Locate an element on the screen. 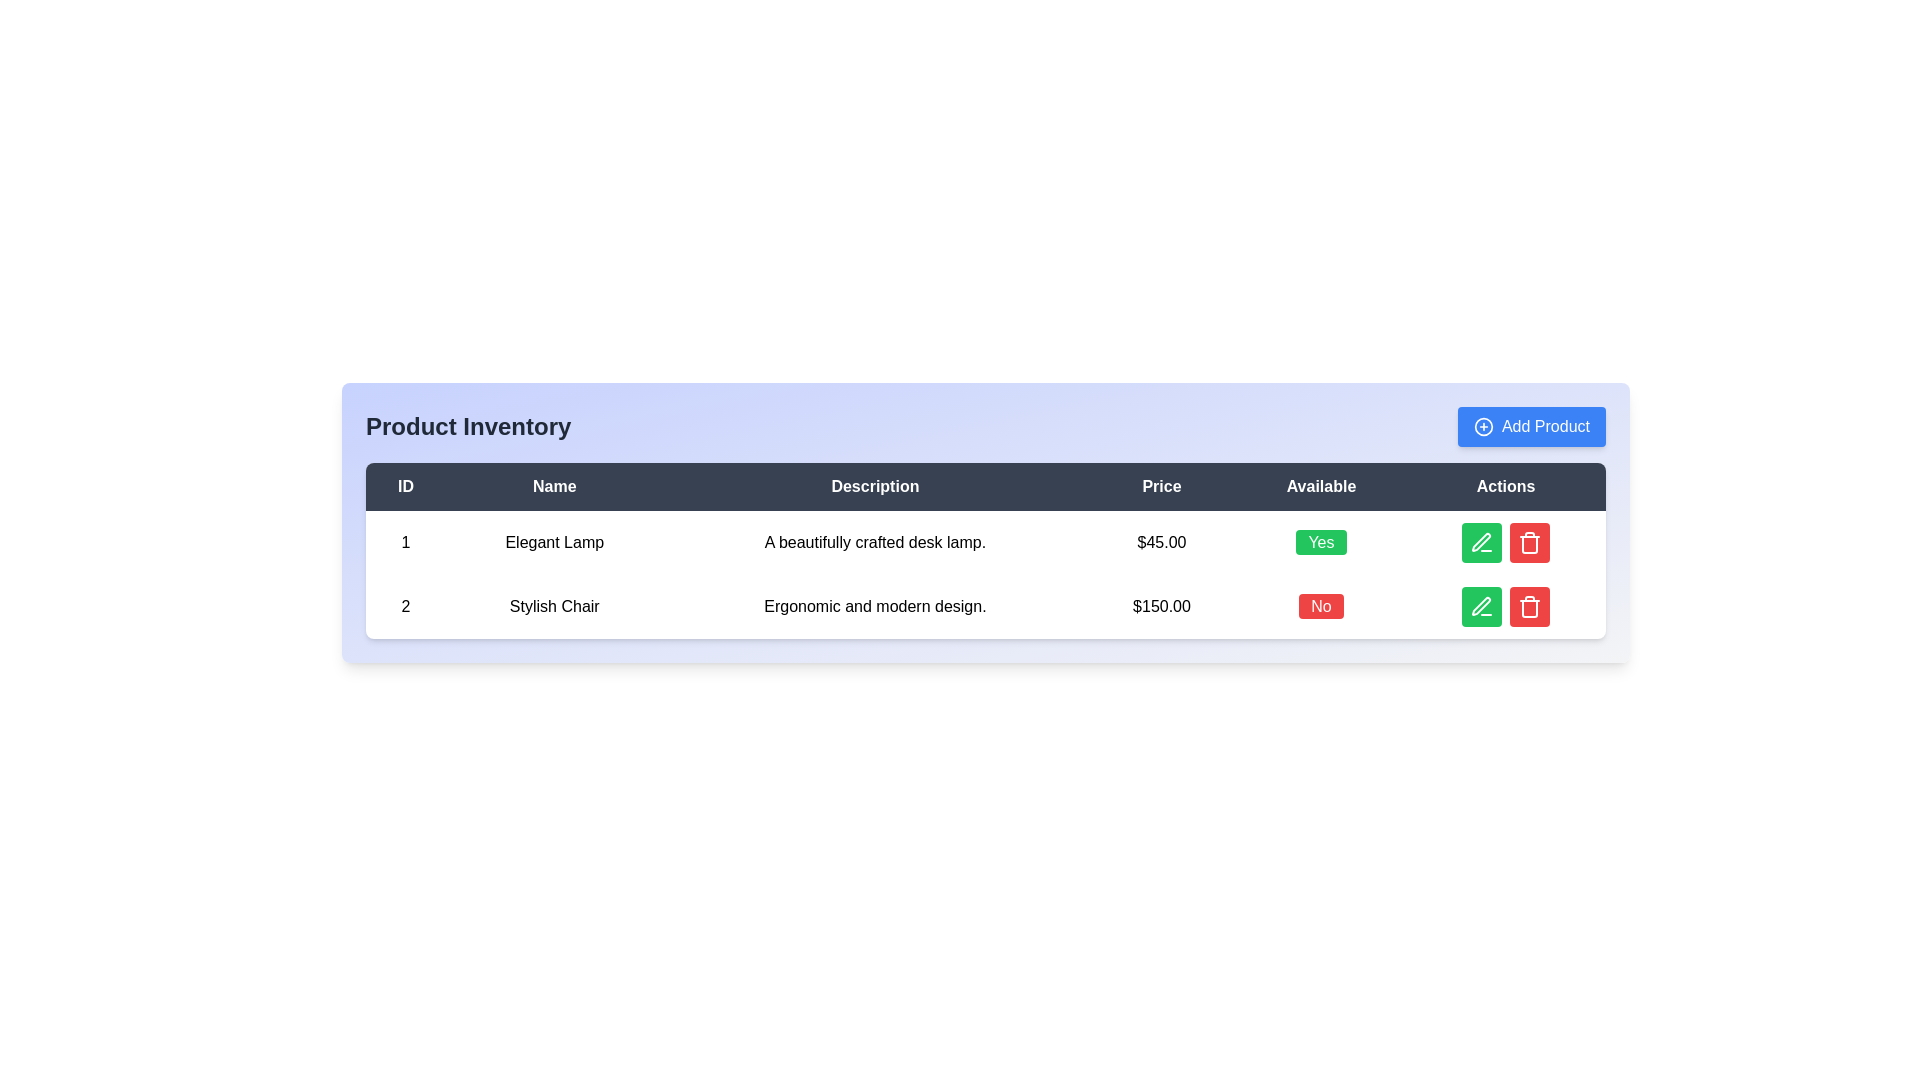 This screenshot has width=1920, height=1080. the 'Elegant Lamp' text label in the product table, located in the first row, second column, adjacent to the ID '1' and the Description 'A beautifully crafted desk lamp.' is located at coordinates (554, 543).